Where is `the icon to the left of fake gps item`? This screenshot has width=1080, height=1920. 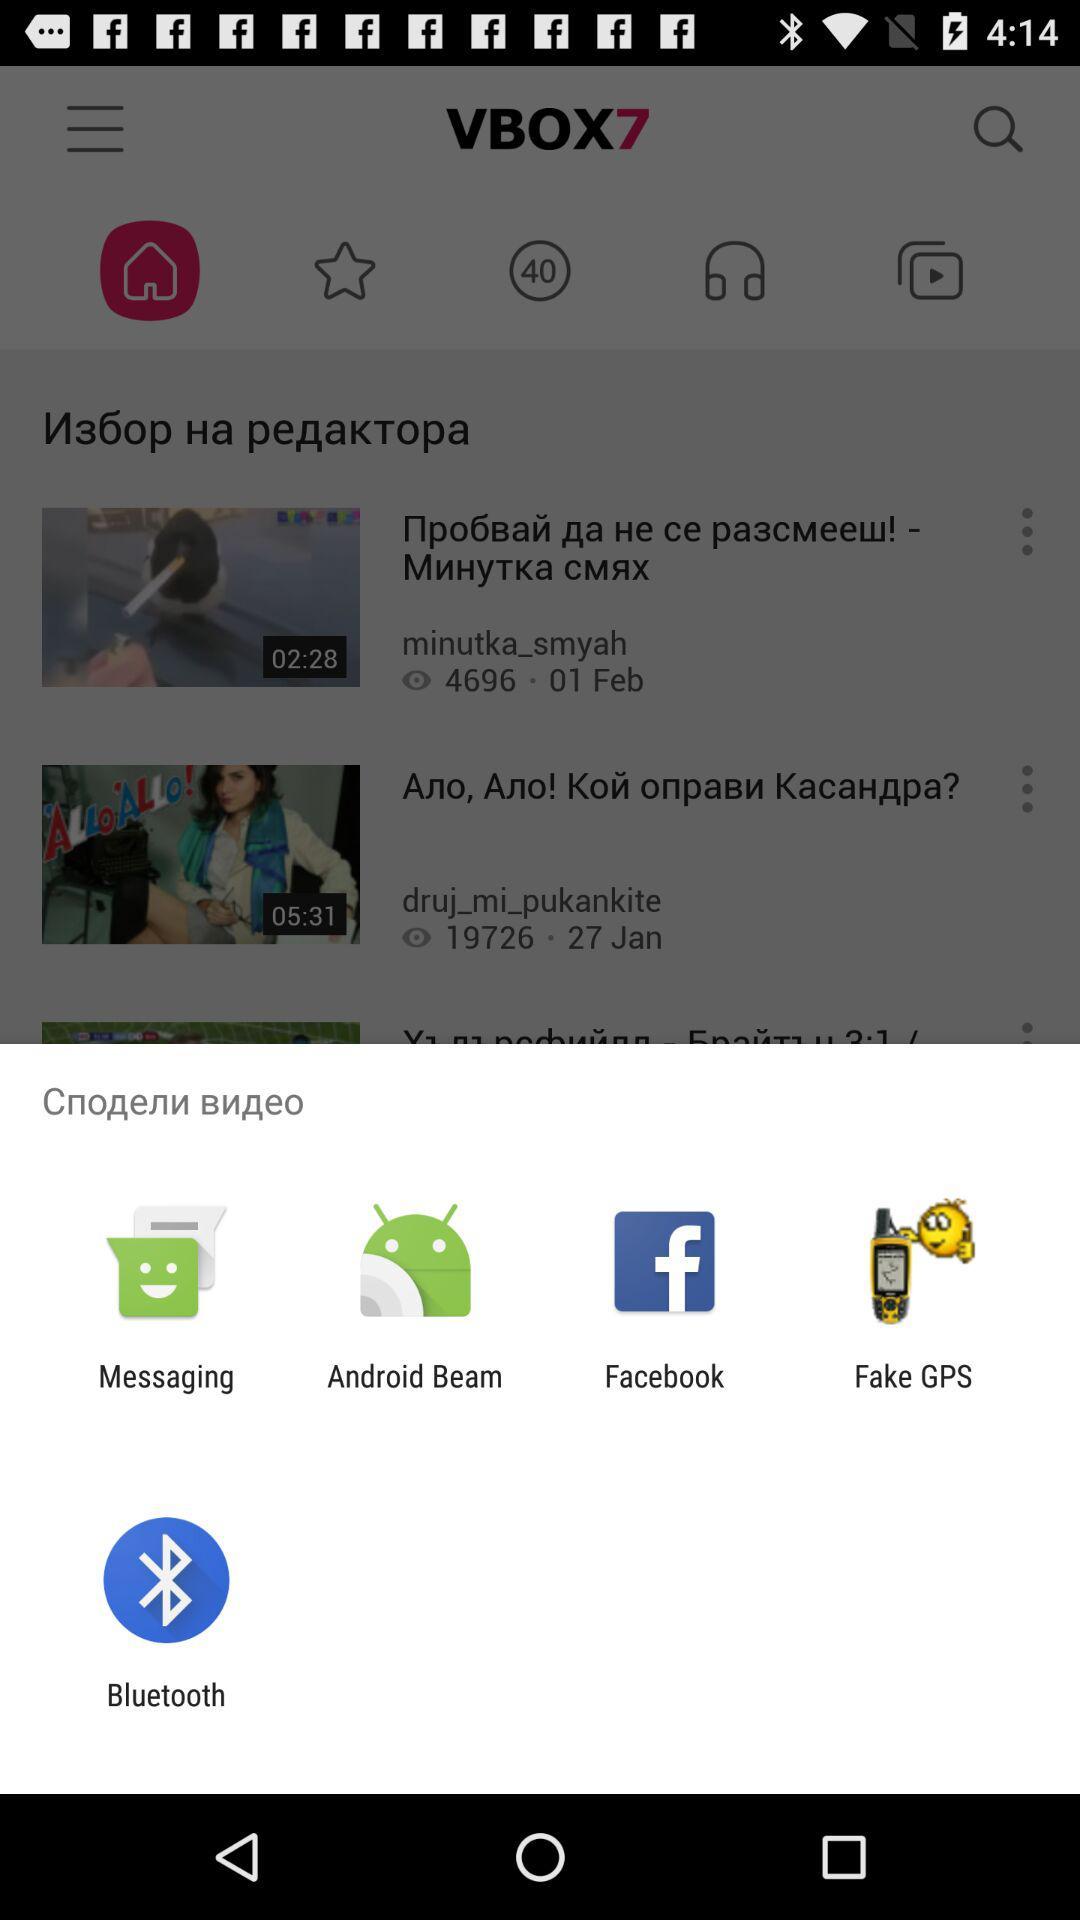
the icon to the left of fake gps item is located at coordinates (664, 1392).